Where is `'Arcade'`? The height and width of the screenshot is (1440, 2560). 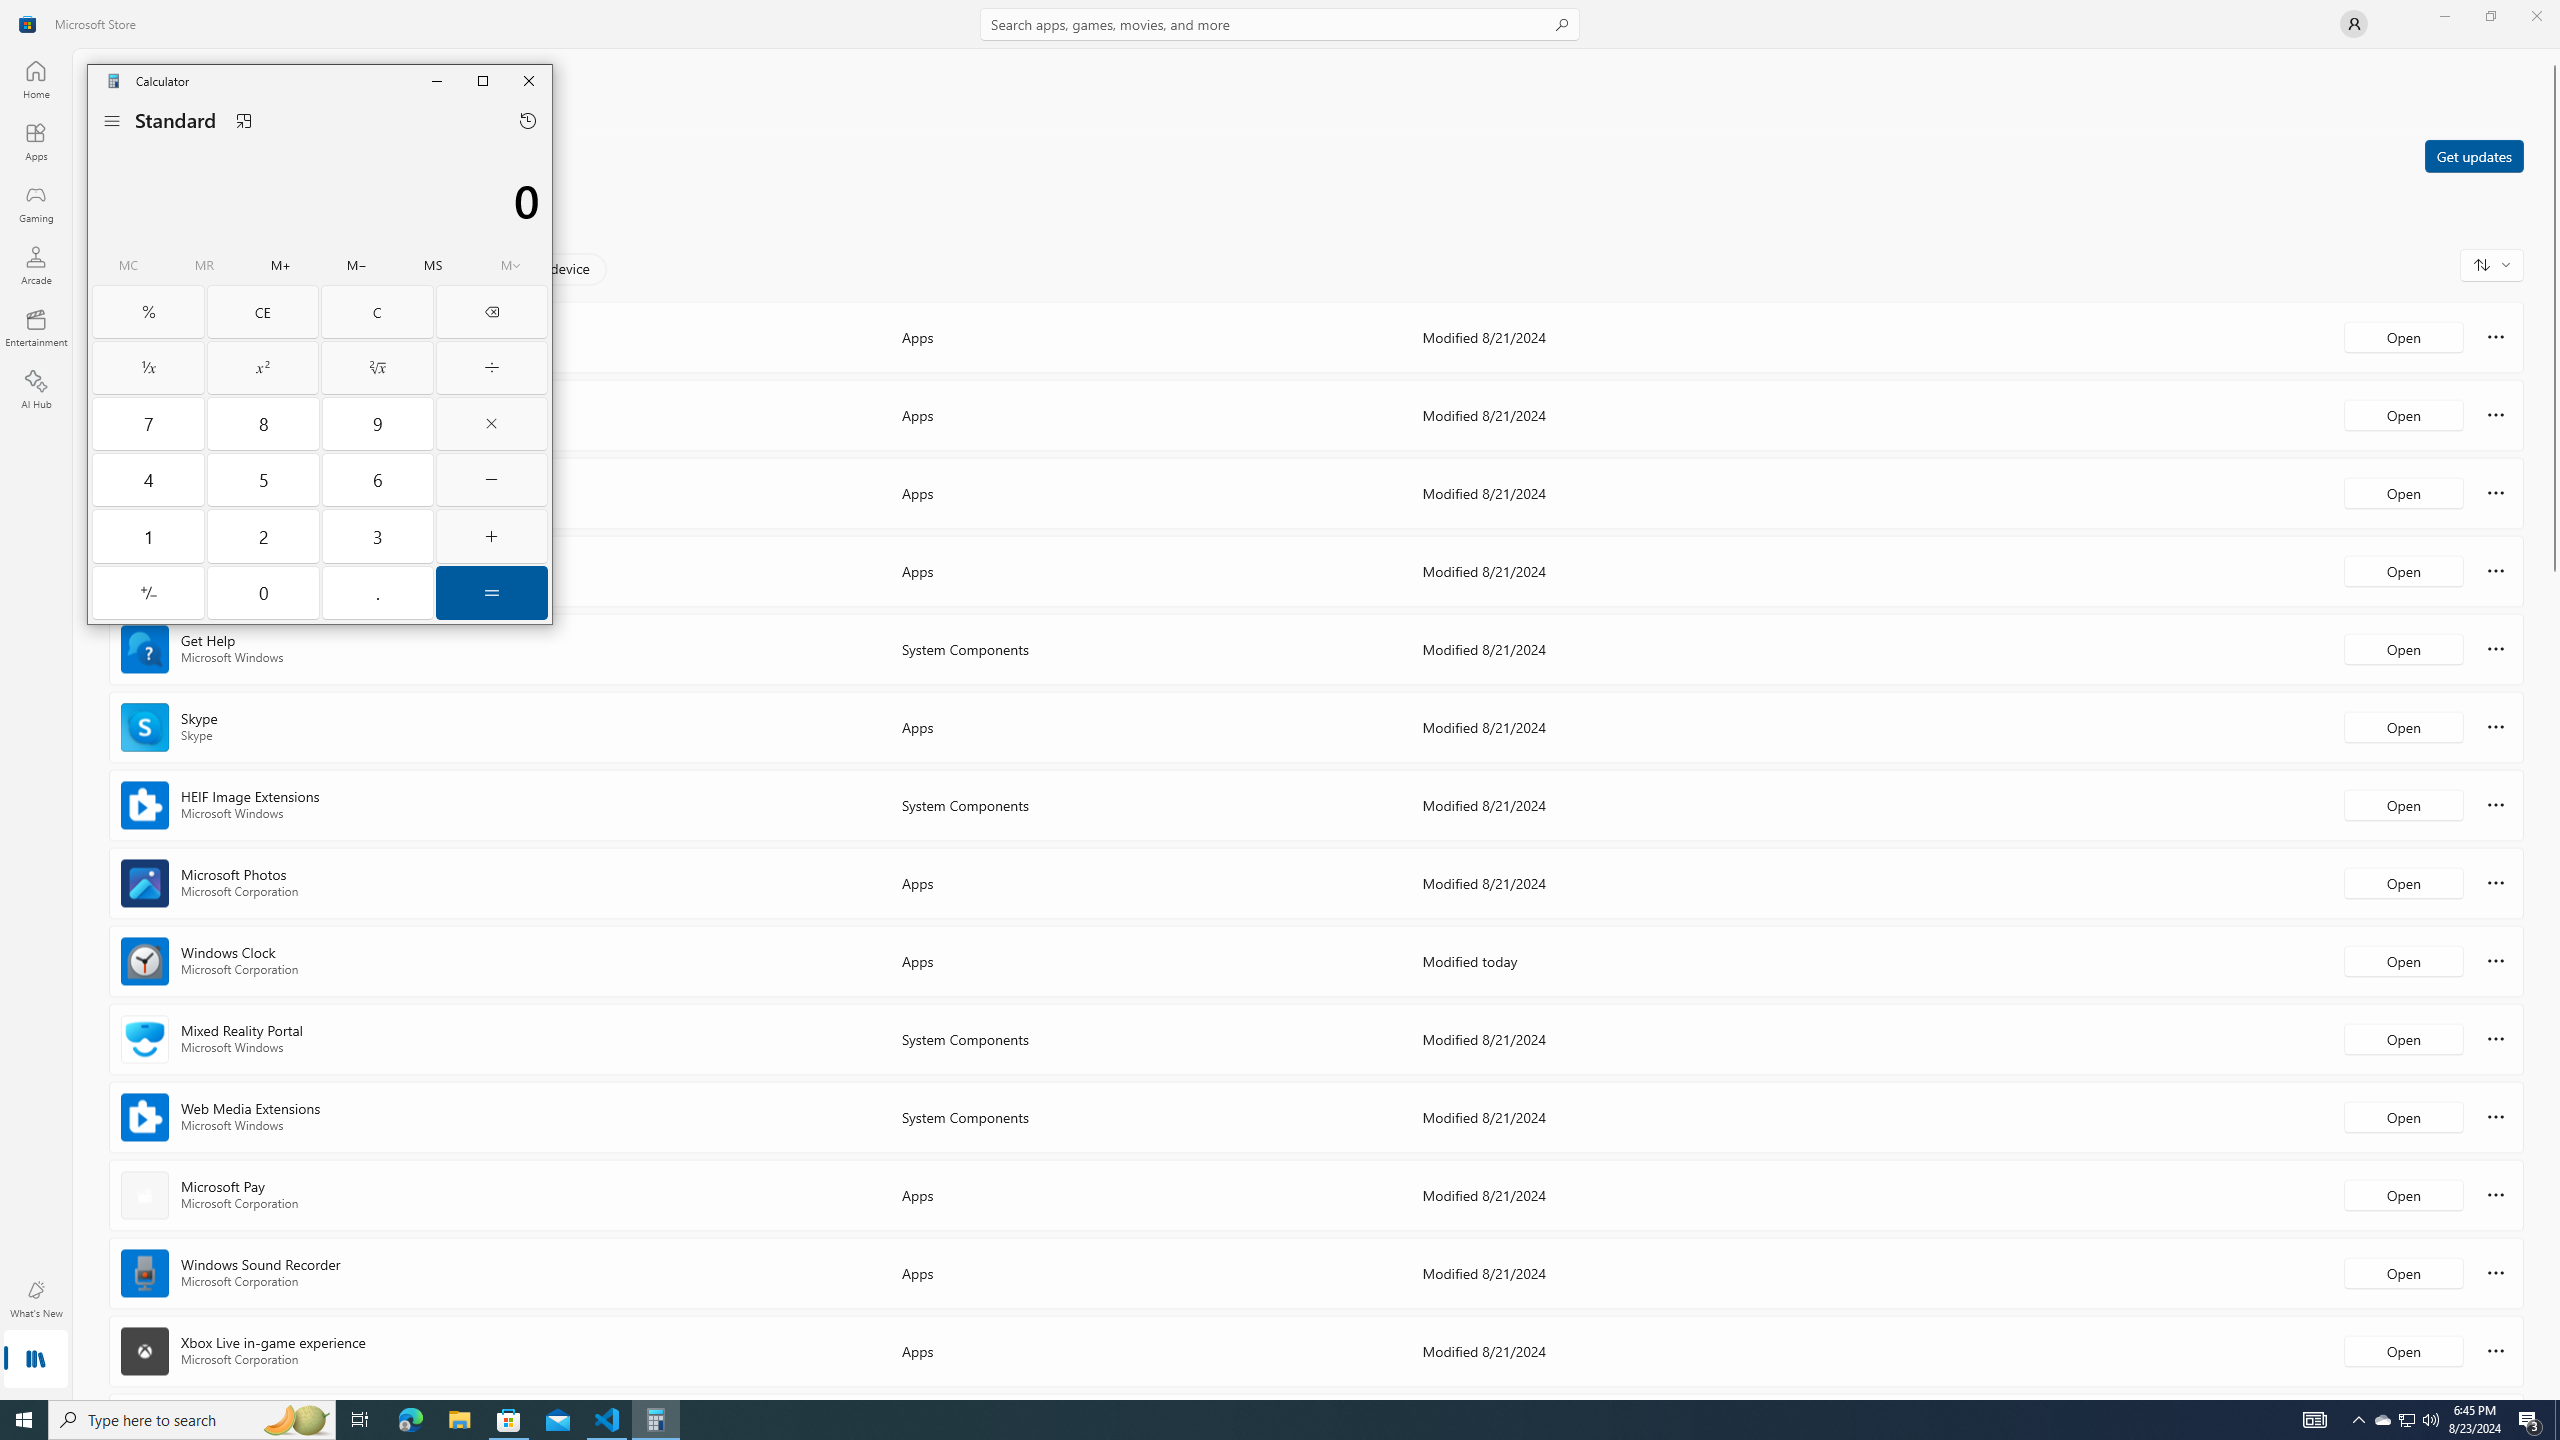
'Arcade' is located at coordinates (34, 264).